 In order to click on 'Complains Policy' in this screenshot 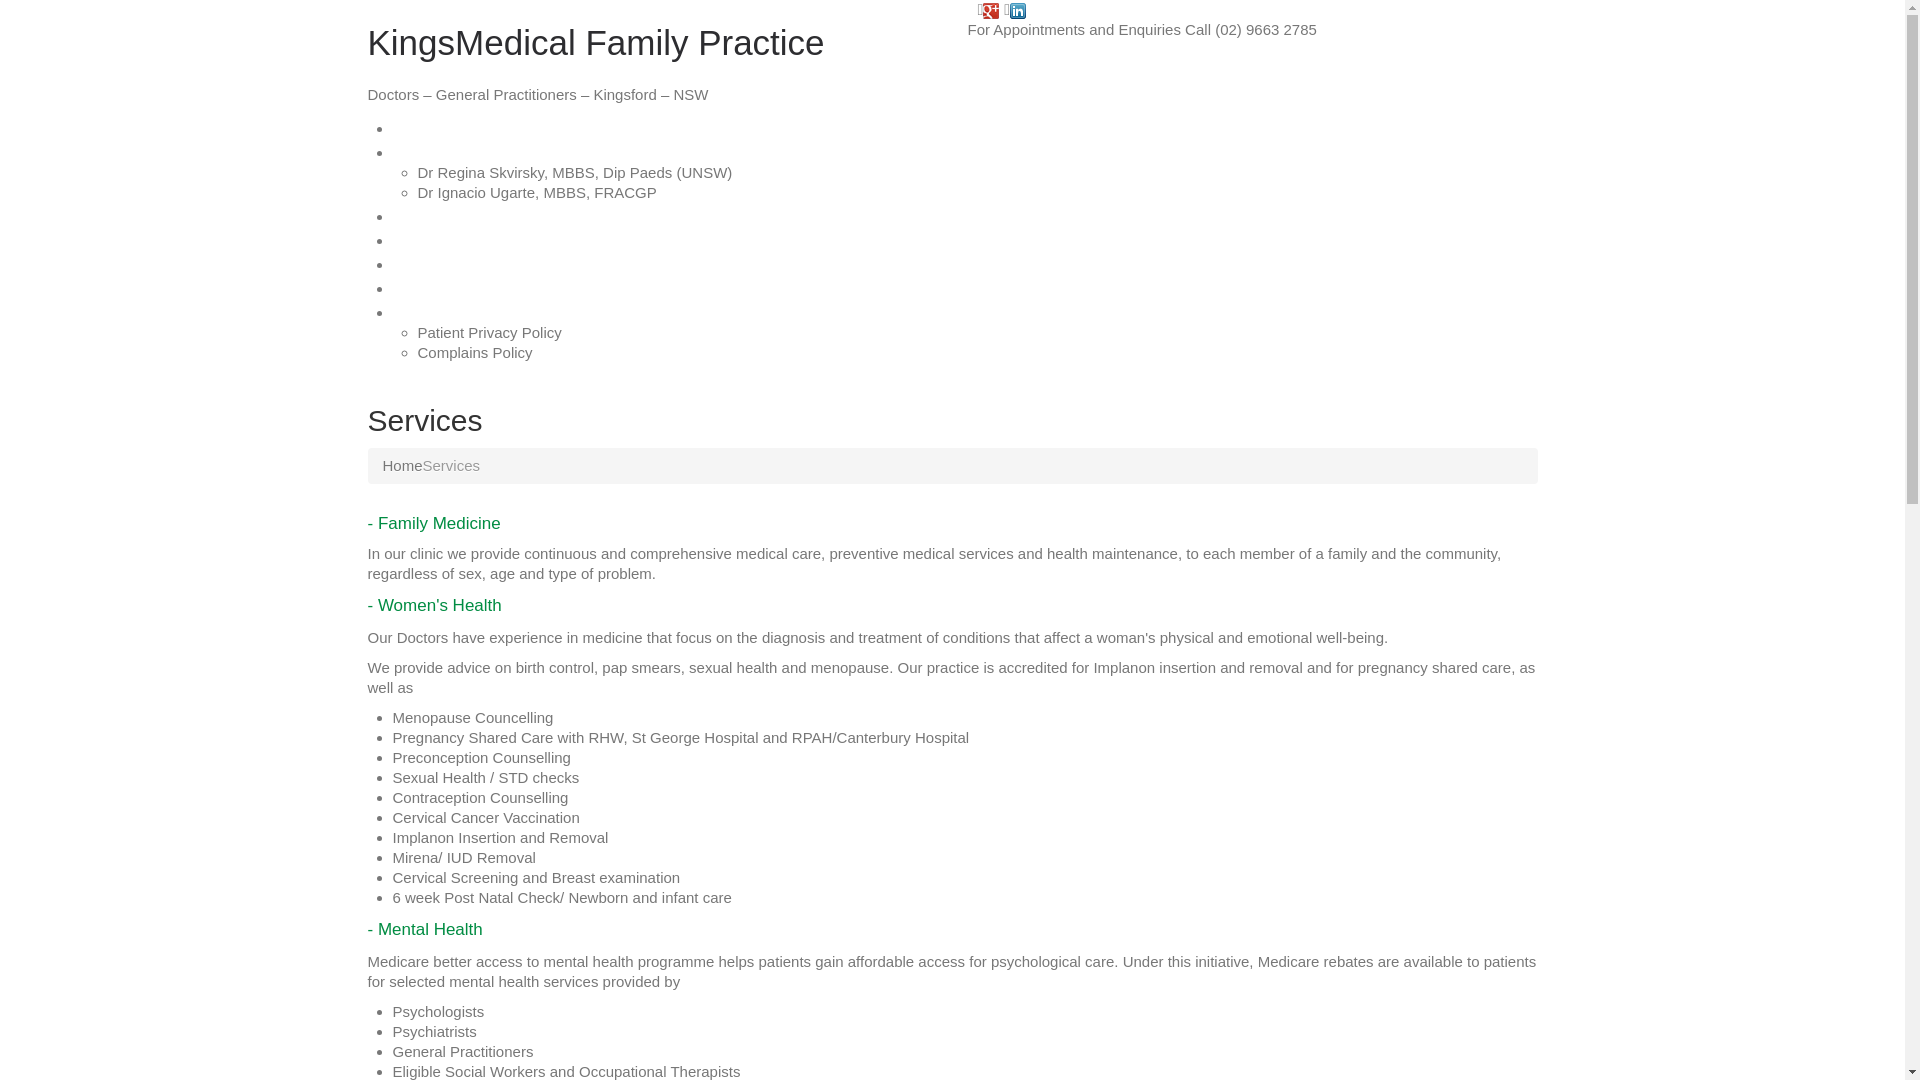, I will do `click(474, 351)`.